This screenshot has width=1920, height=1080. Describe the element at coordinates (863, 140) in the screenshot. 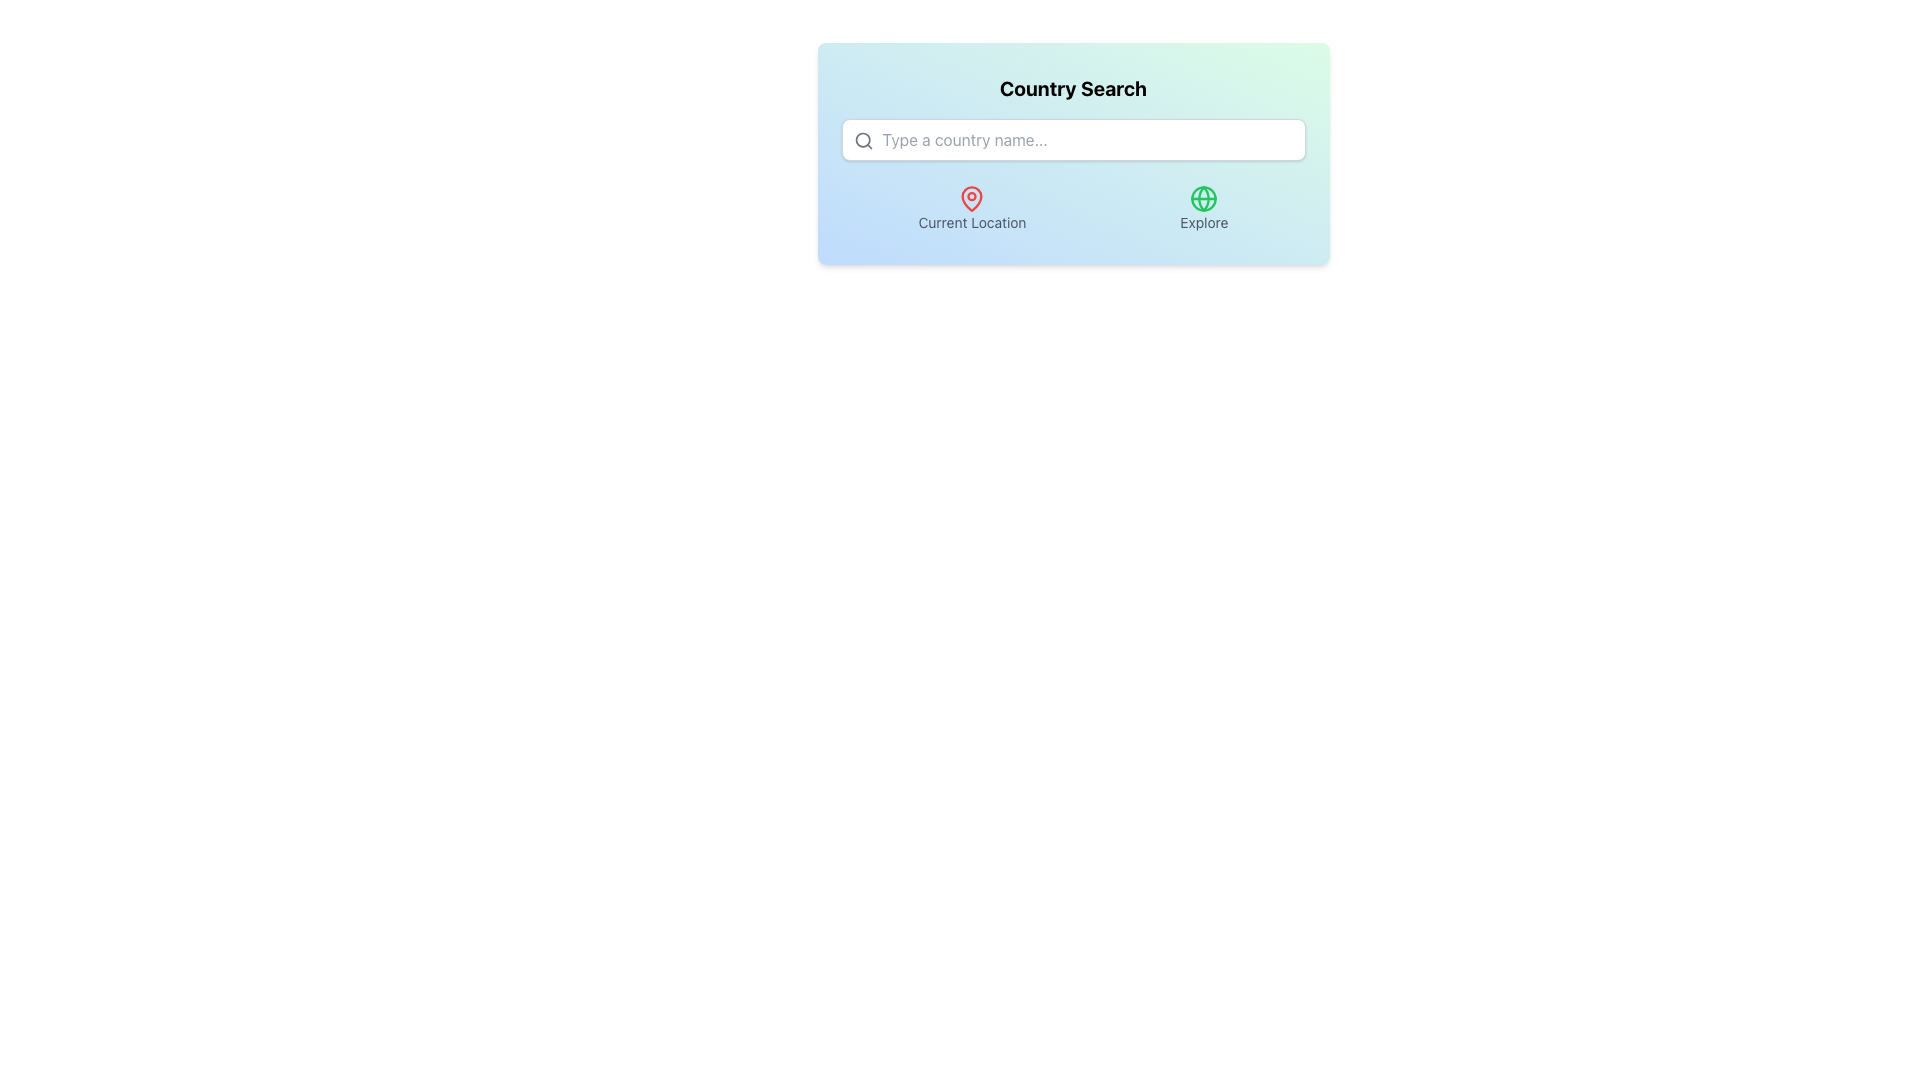

I see `the search icon located at the left margin of the input field, which represents the search functionality of the input field` at that location.